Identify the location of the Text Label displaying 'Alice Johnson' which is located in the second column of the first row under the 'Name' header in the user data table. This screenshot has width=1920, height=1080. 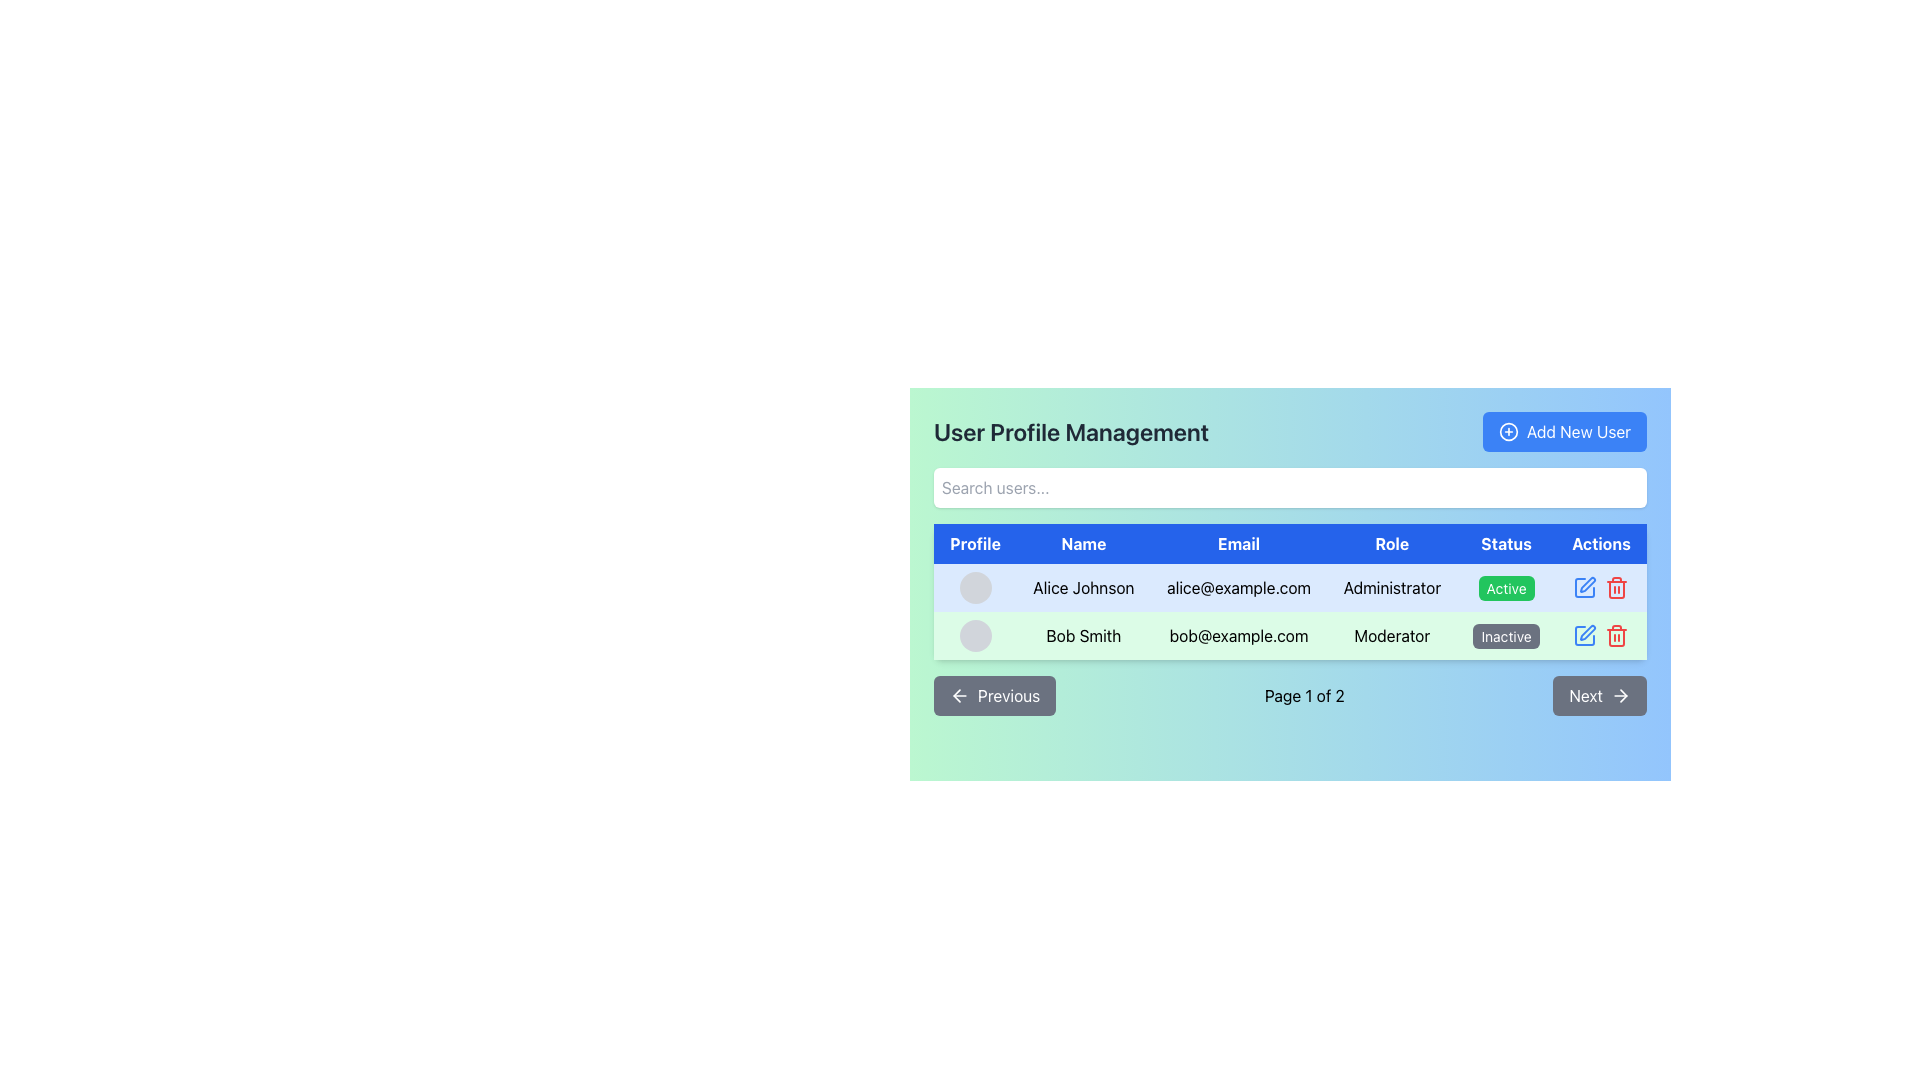
(1082, 586).